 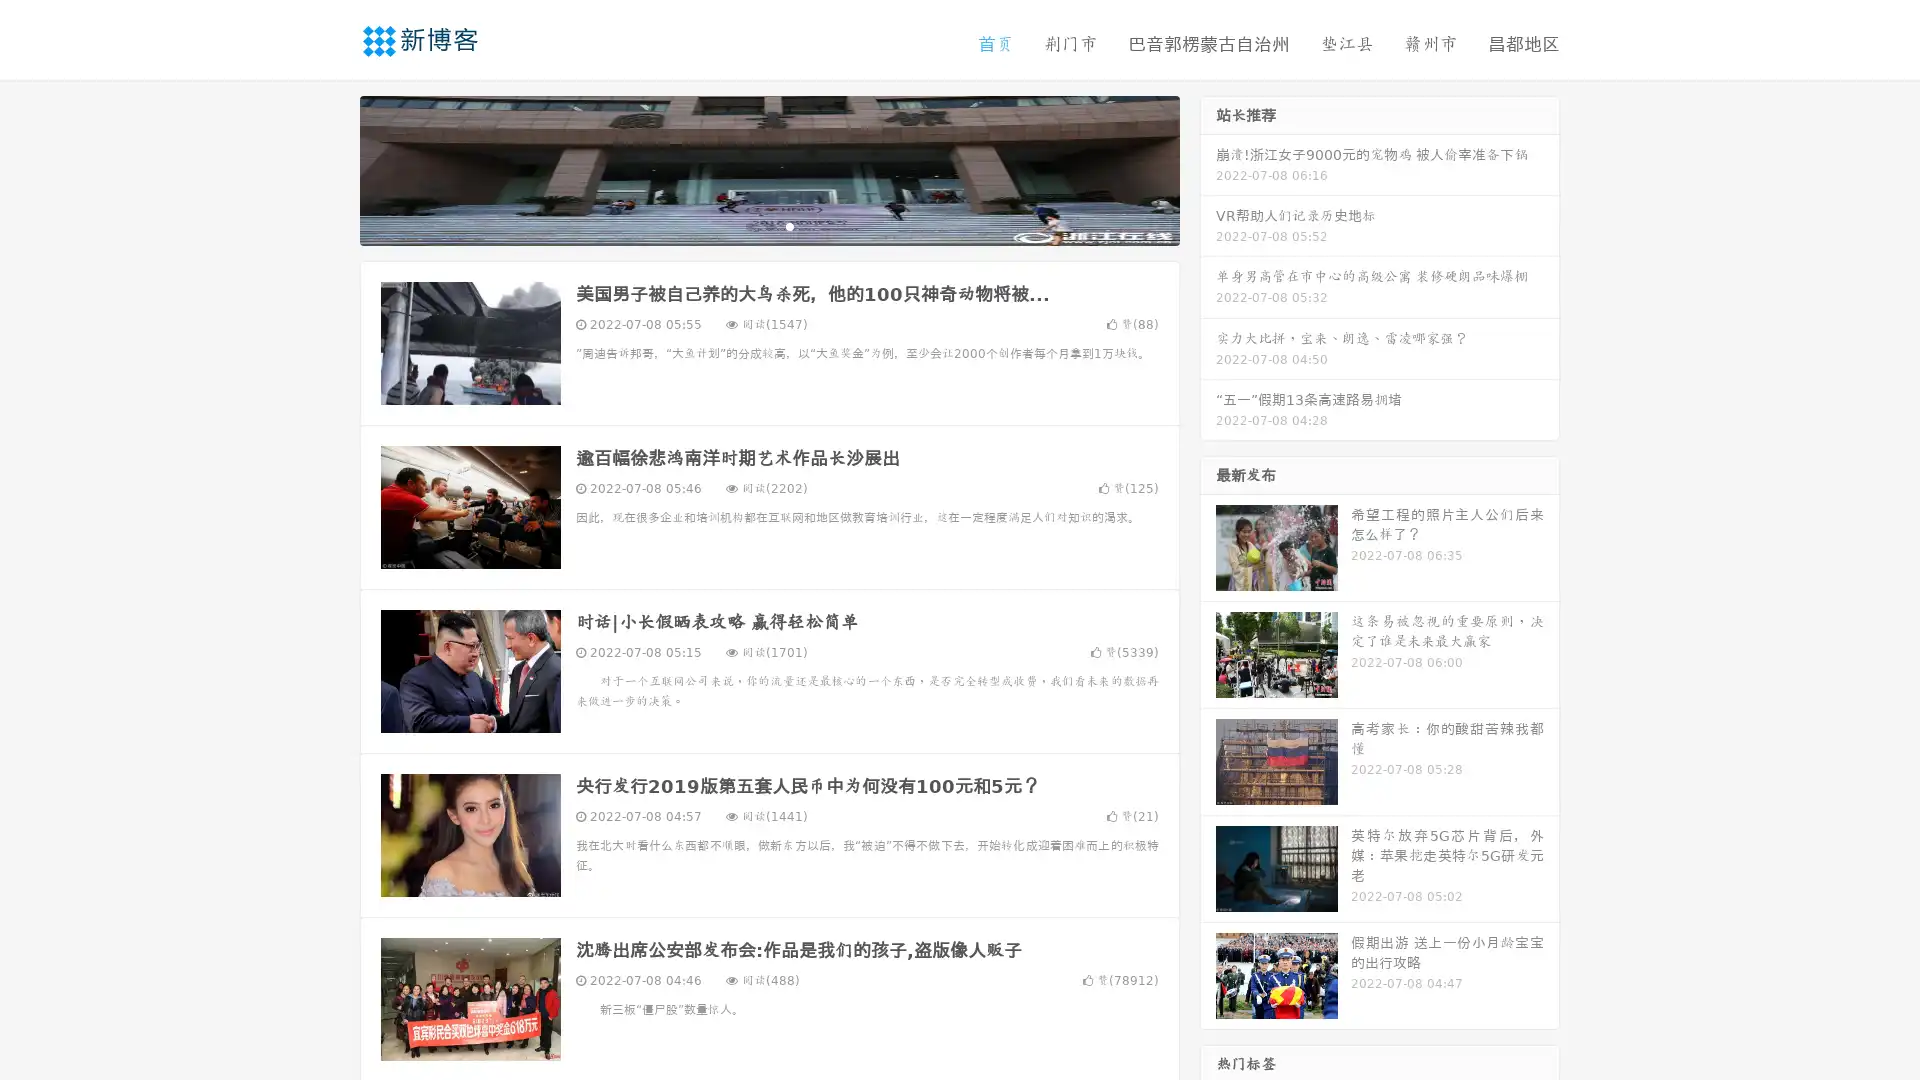 I want to click on Go to slide 2, so click(x=768, y=225).